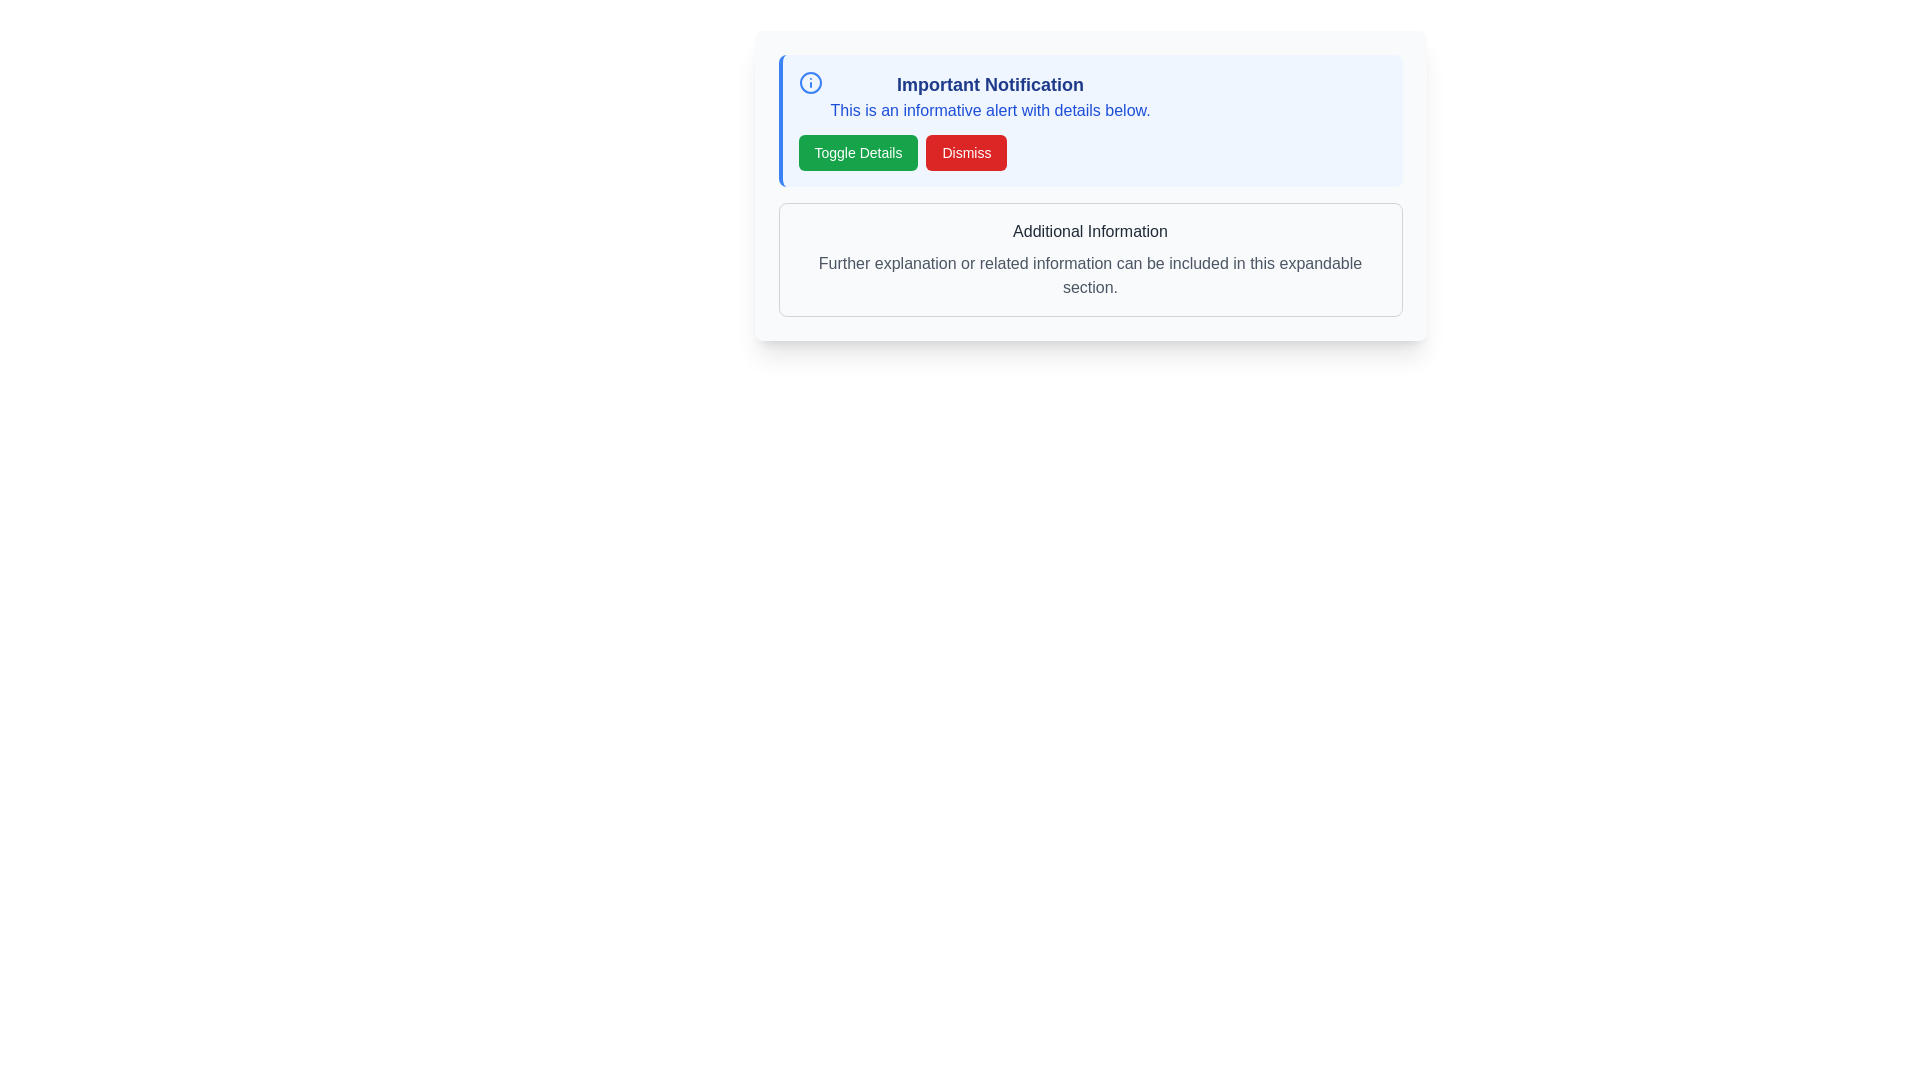 The width and height of the screenshot is (1920, 1080). What do you see at coordinates (810, 82) in the screenshot?
I see `the informational icon located at the top left of the notification box, preceding the text 'Important Notification'` at bounding box center [810, 82].